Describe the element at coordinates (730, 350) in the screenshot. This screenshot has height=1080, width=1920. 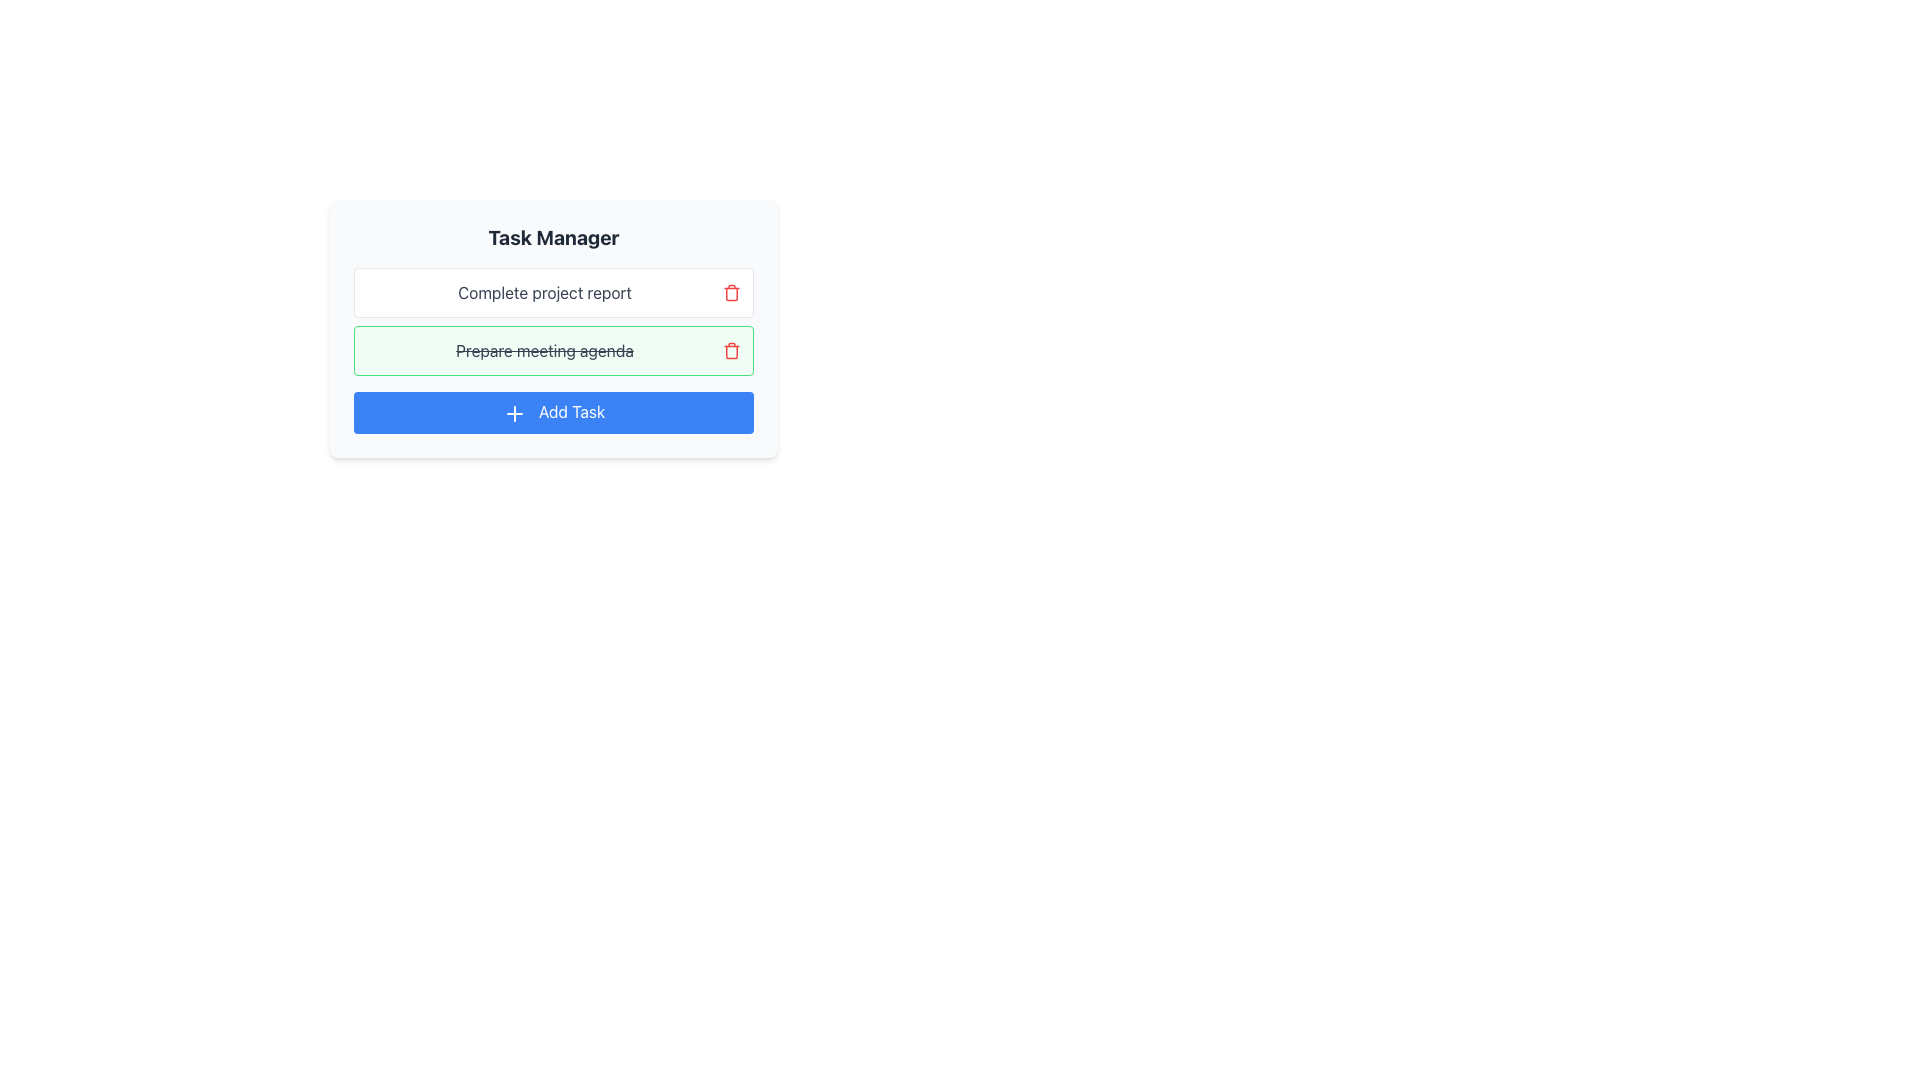
I see `the second trash icon located to the right of the 'Prepare meeting agenda' text` at that location.